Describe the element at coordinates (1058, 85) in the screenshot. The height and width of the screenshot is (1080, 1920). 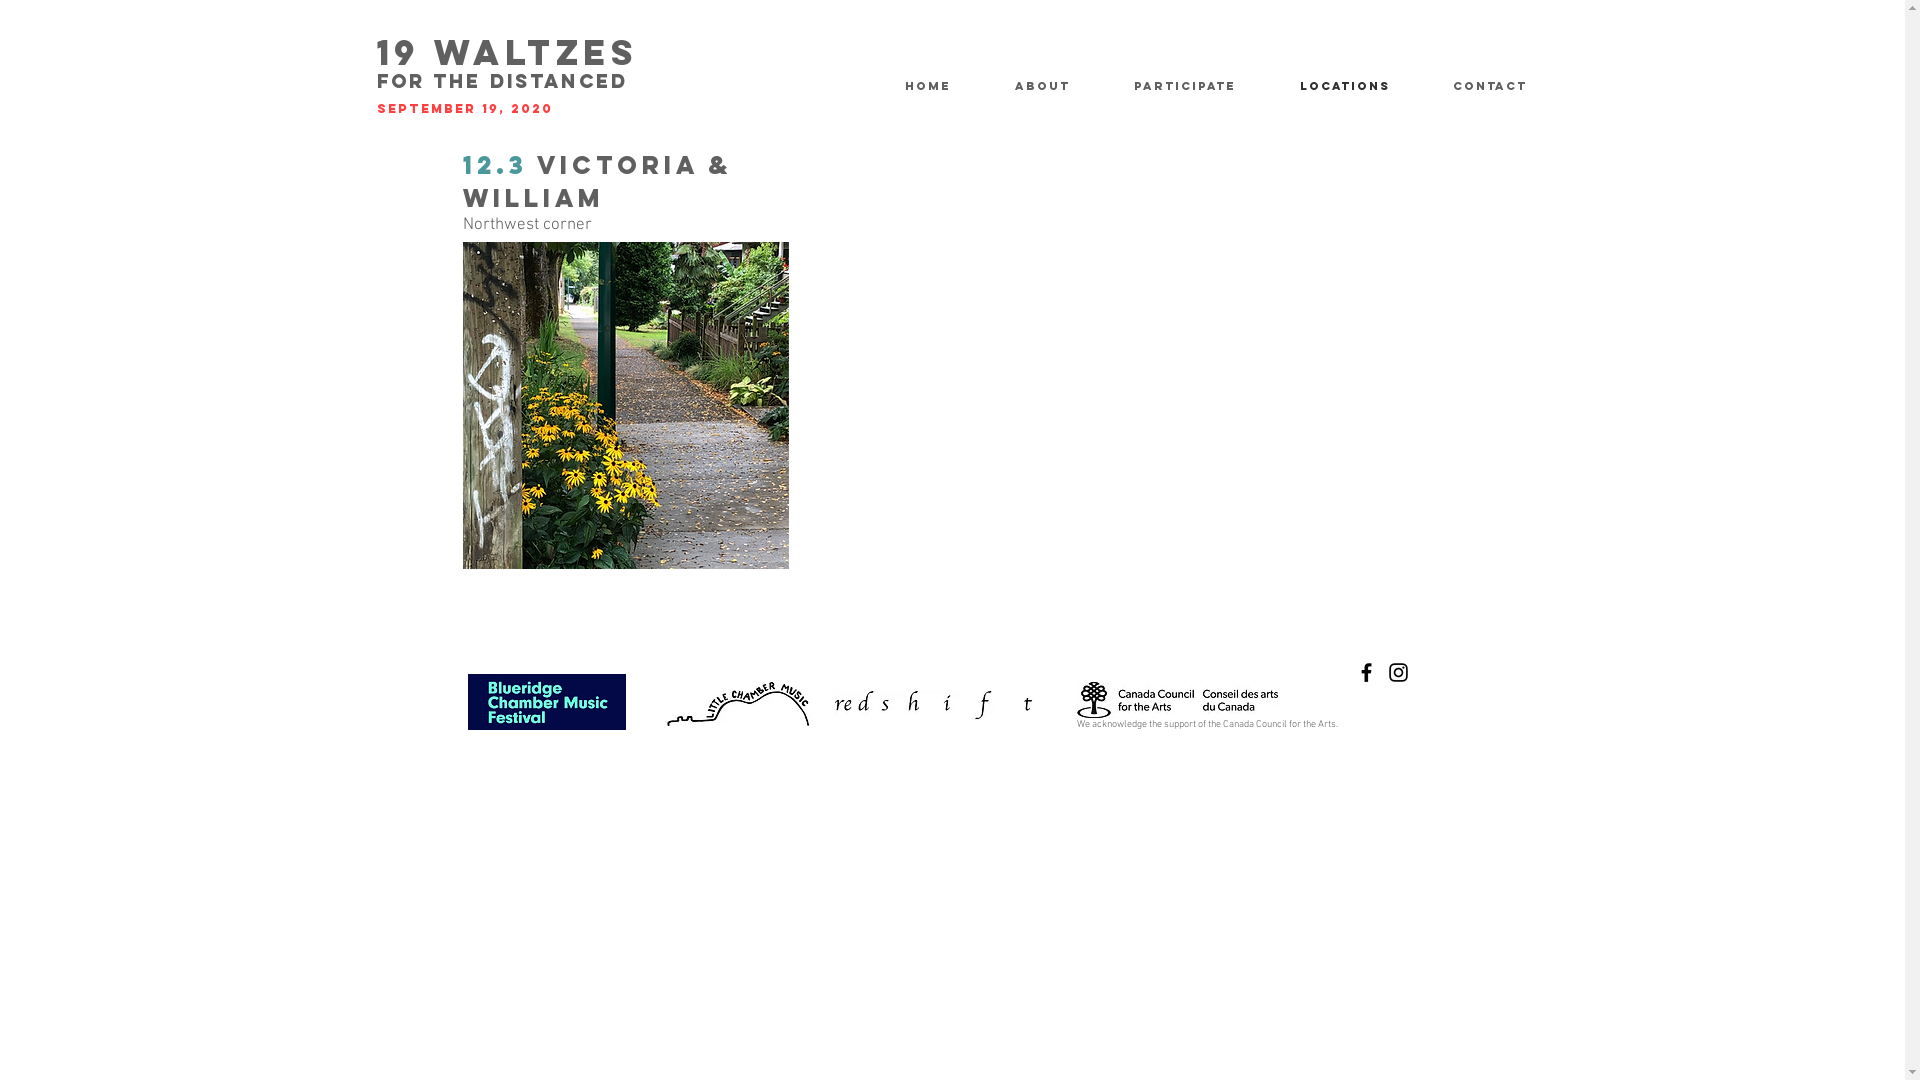
I see `'About'` at that location.